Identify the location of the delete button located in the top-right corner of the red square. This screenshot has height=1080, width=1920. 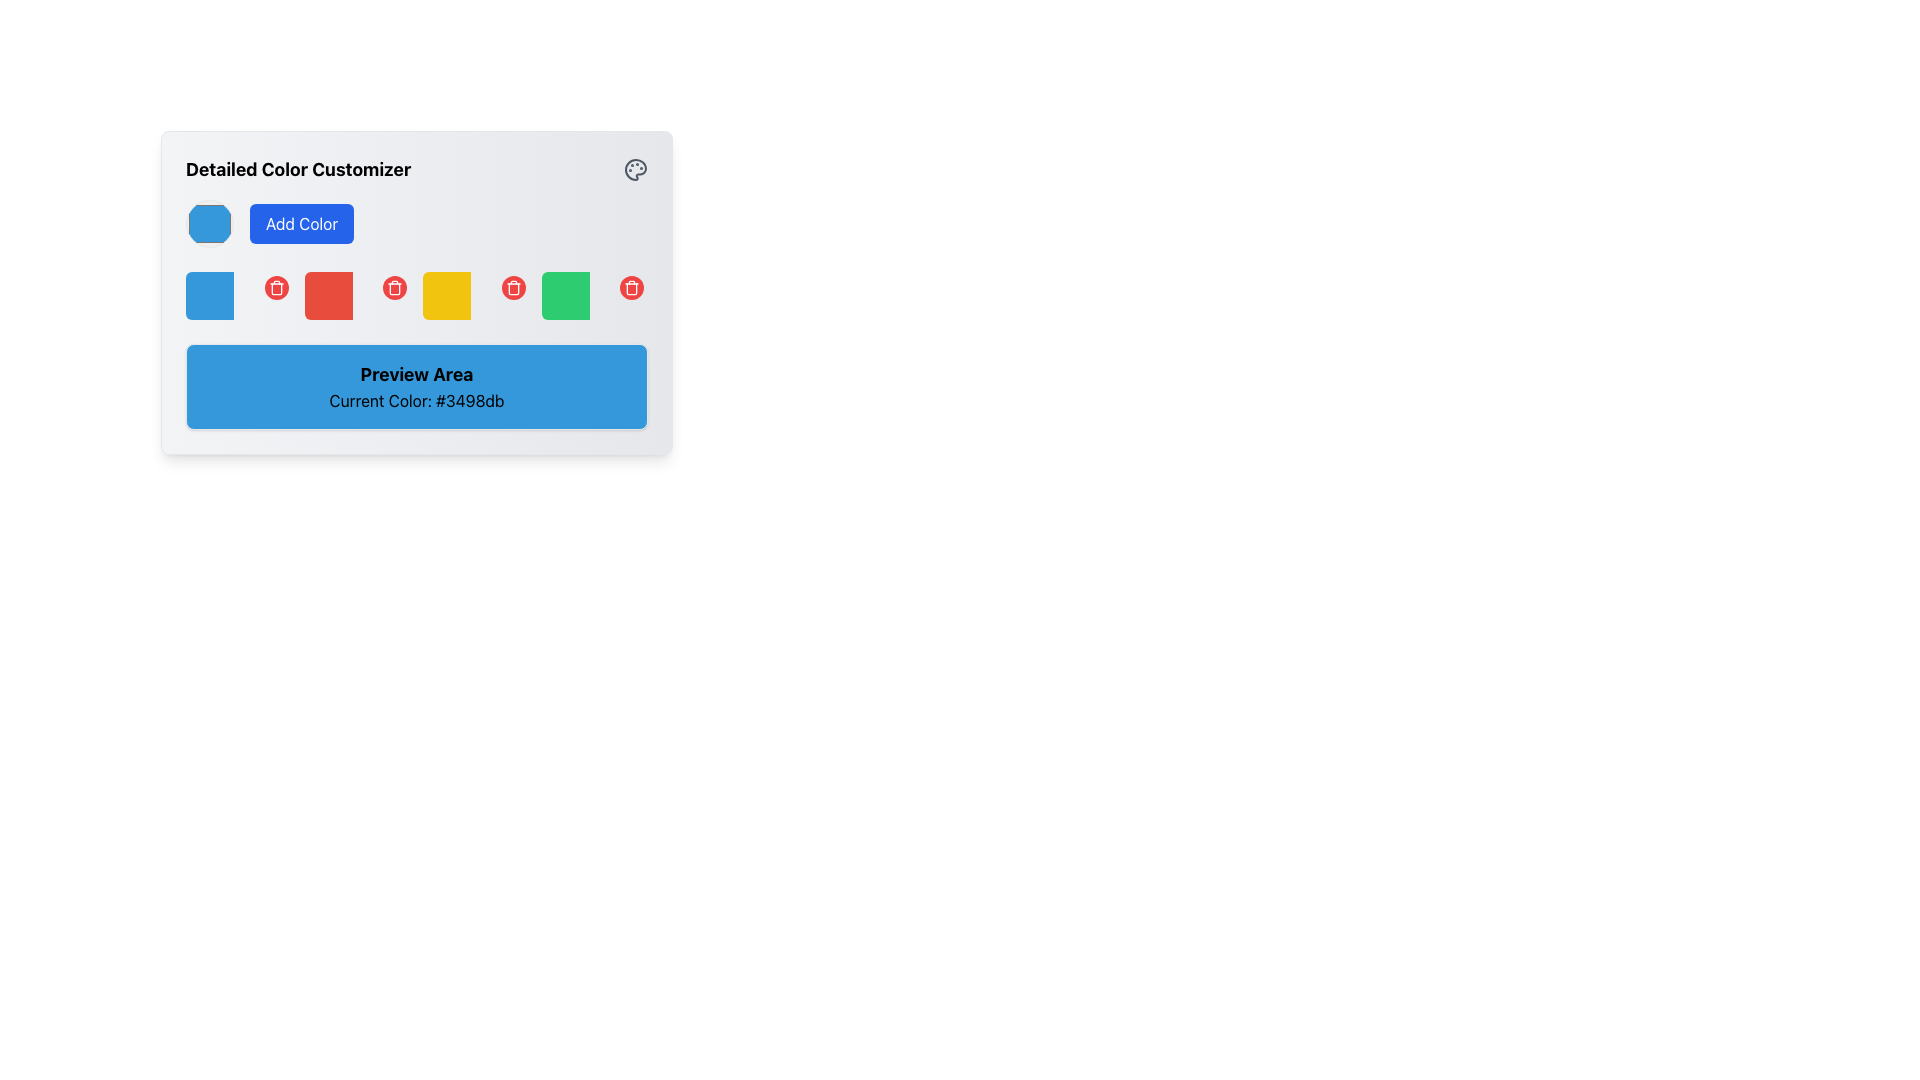
(275, 288).